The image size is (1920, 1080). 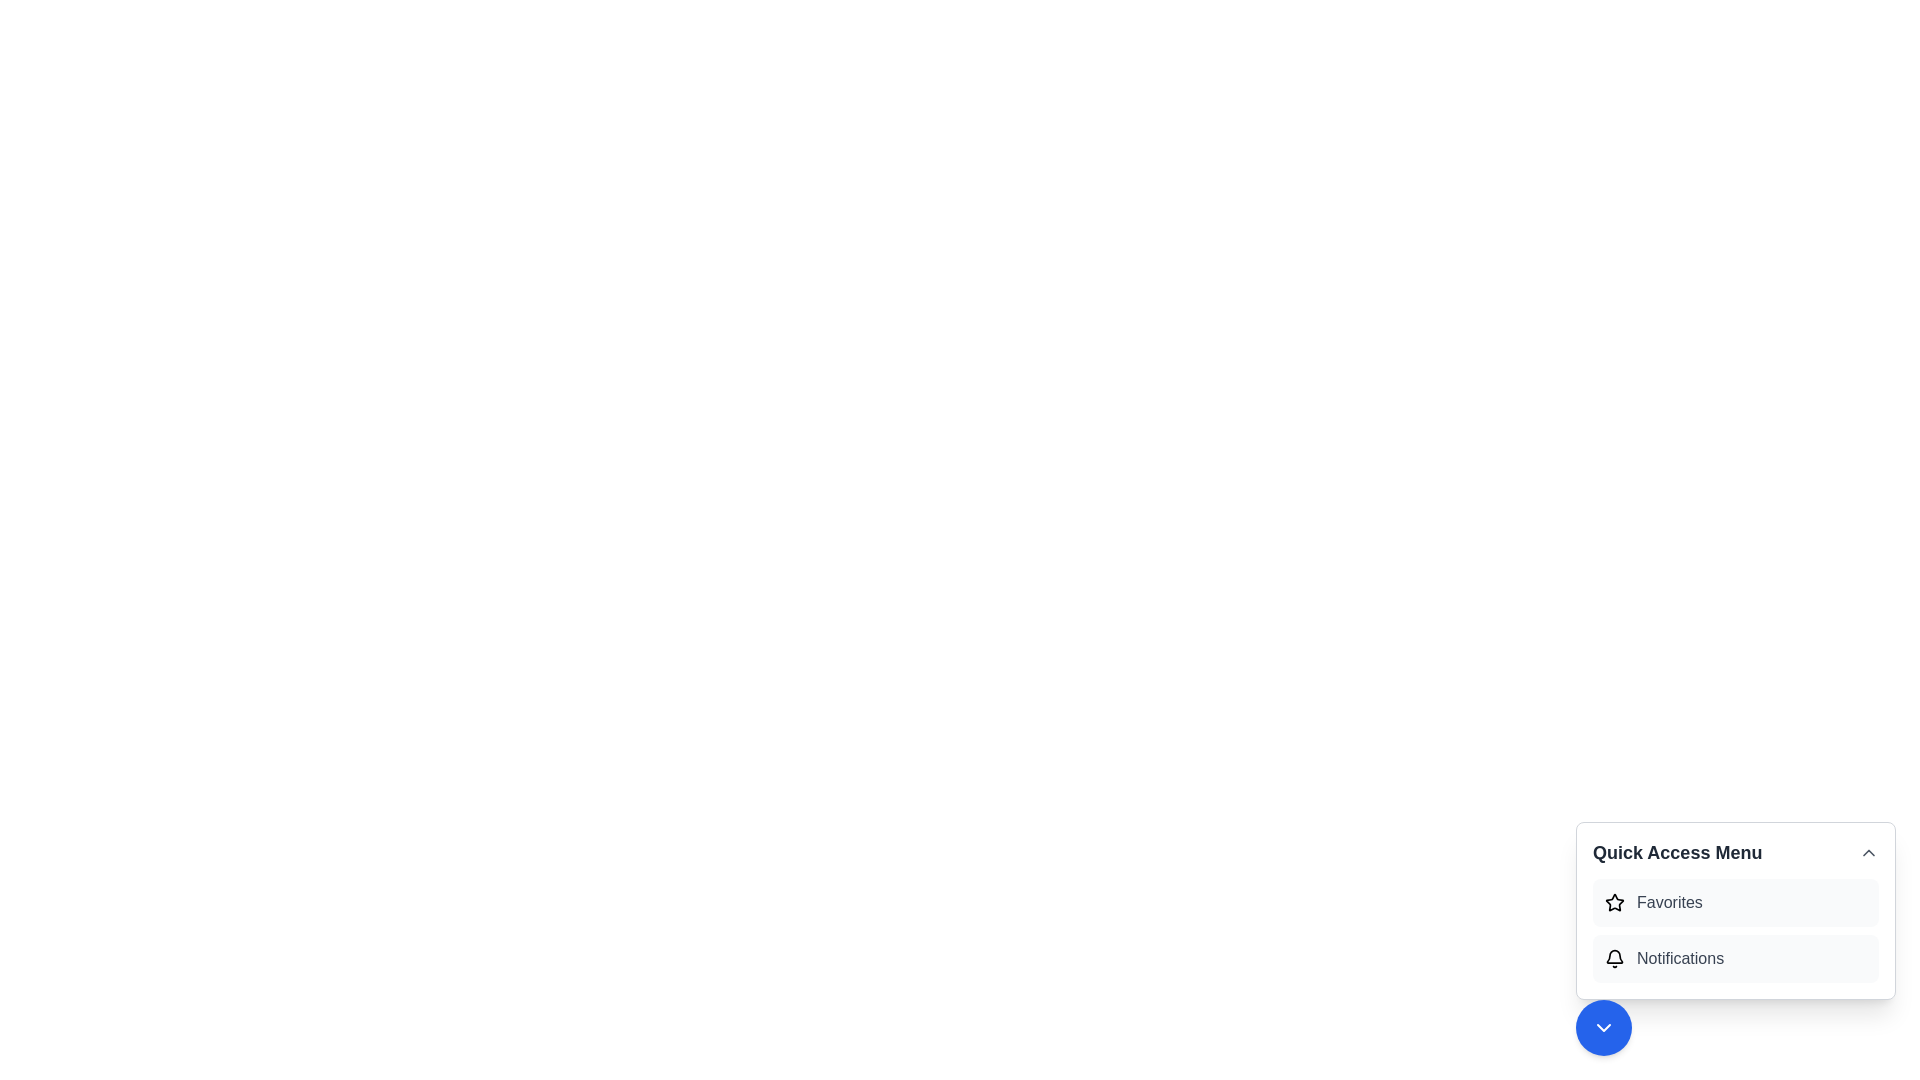 What do you see at coordinates (1614, 958) in the screenshot?
I see `the 'Notifications' icon in the 'Quick Access Menu'` at bounding box center [1614, 958].